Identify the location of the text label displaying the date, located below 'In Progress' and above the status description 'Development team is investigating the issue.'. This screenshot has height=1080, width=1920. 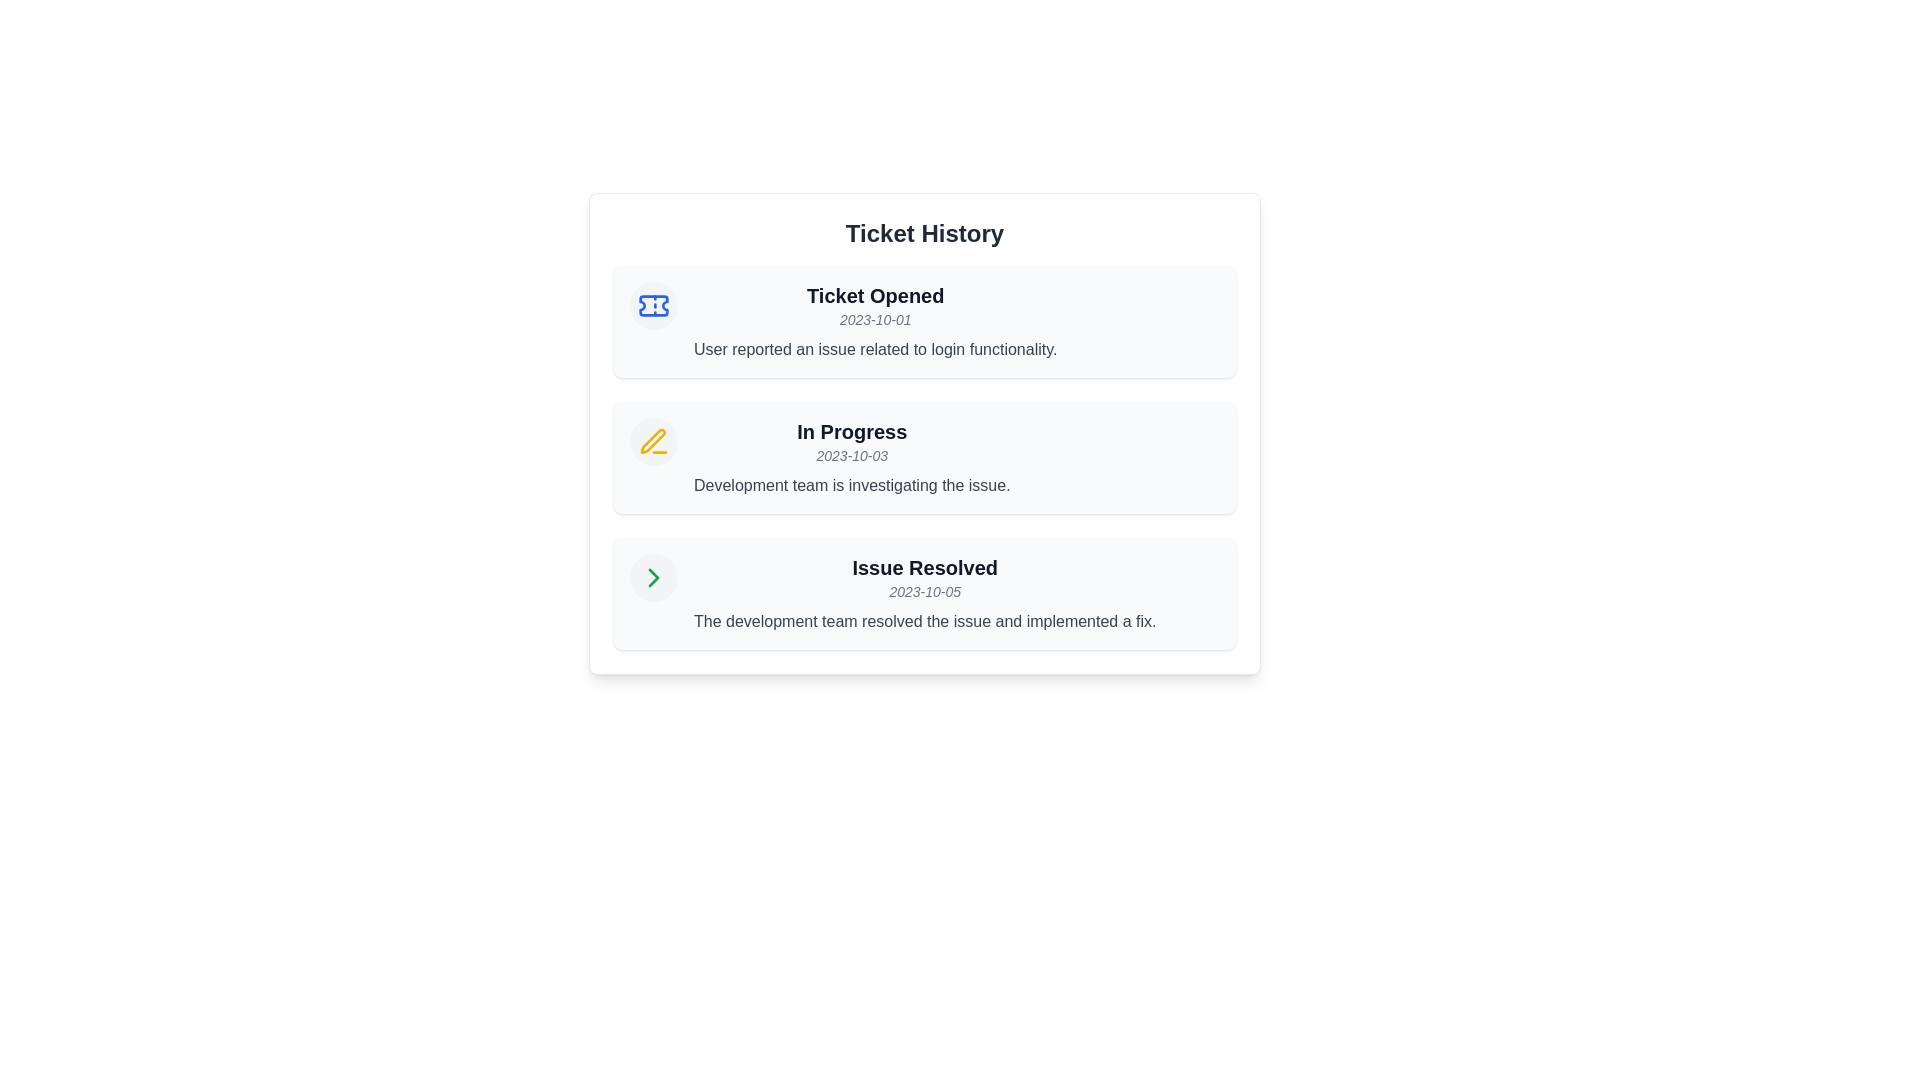
(852, 455).